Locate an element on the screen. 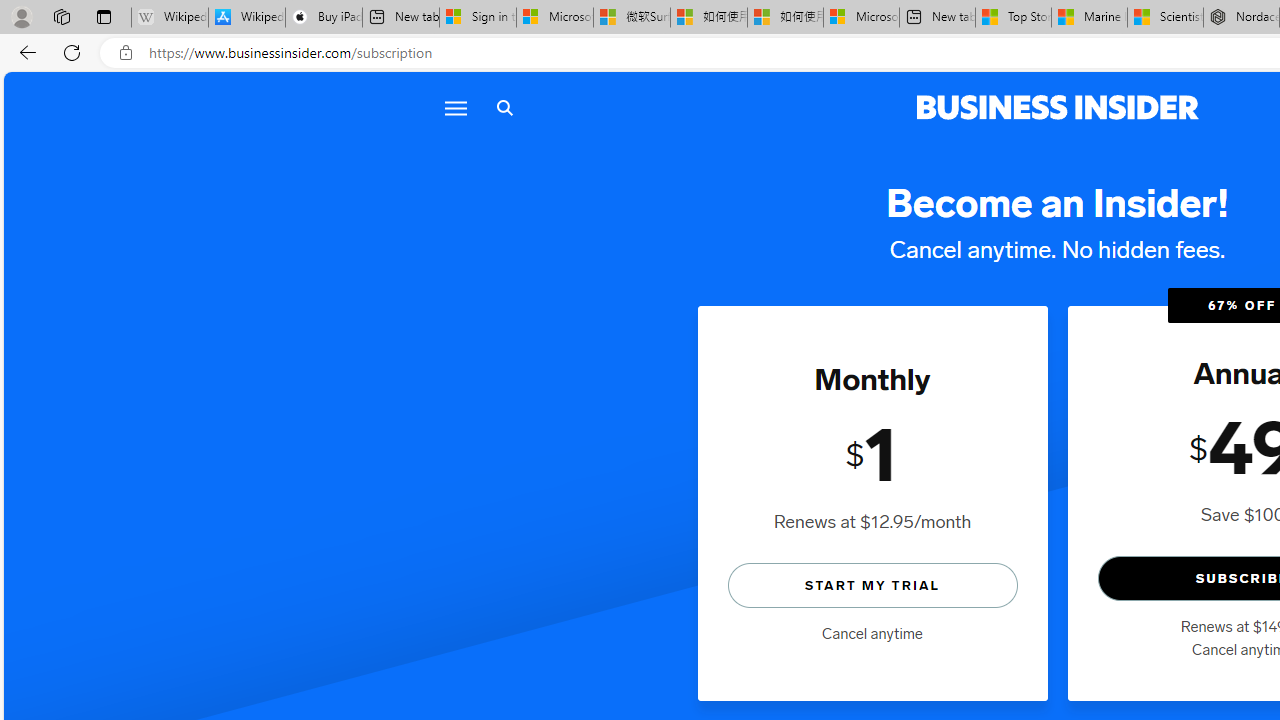 The image size is (1280, 720). 'Cancel anytime' is located at coordinates (872, 633).